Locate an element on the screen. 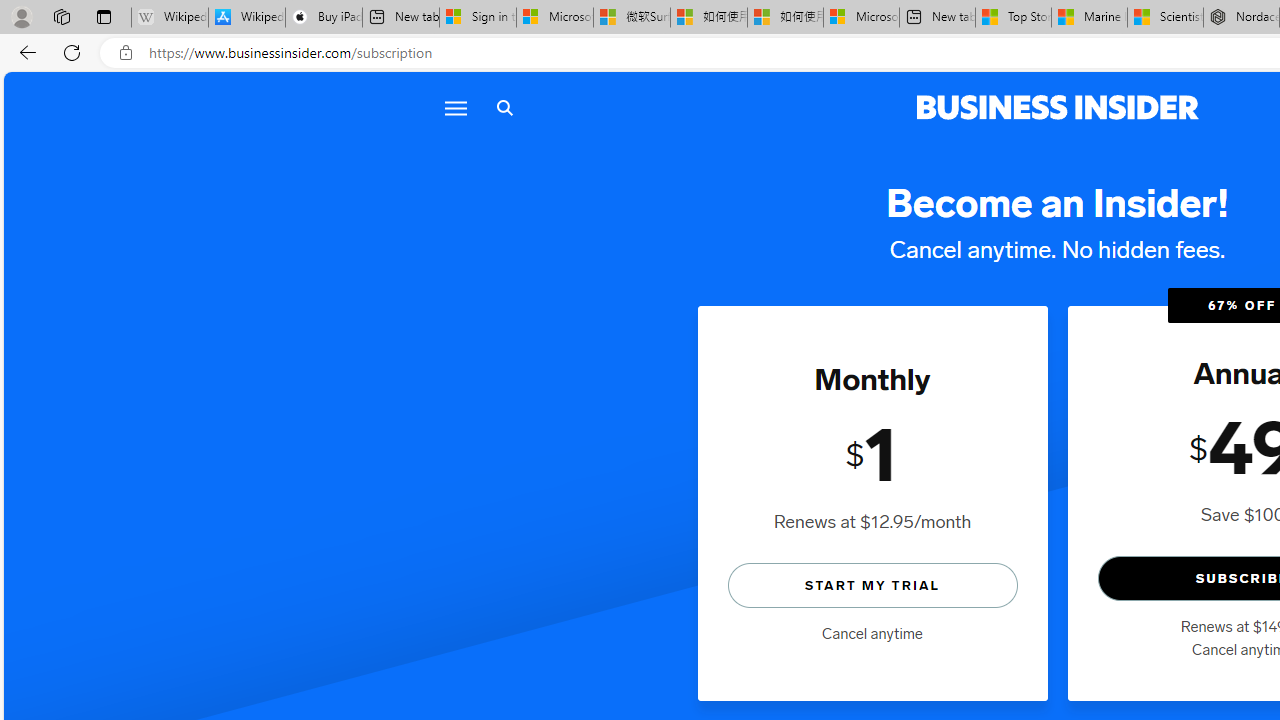 The image size is (1280, 720). 'Cancel anytime' is located at coordinates (872, 633).